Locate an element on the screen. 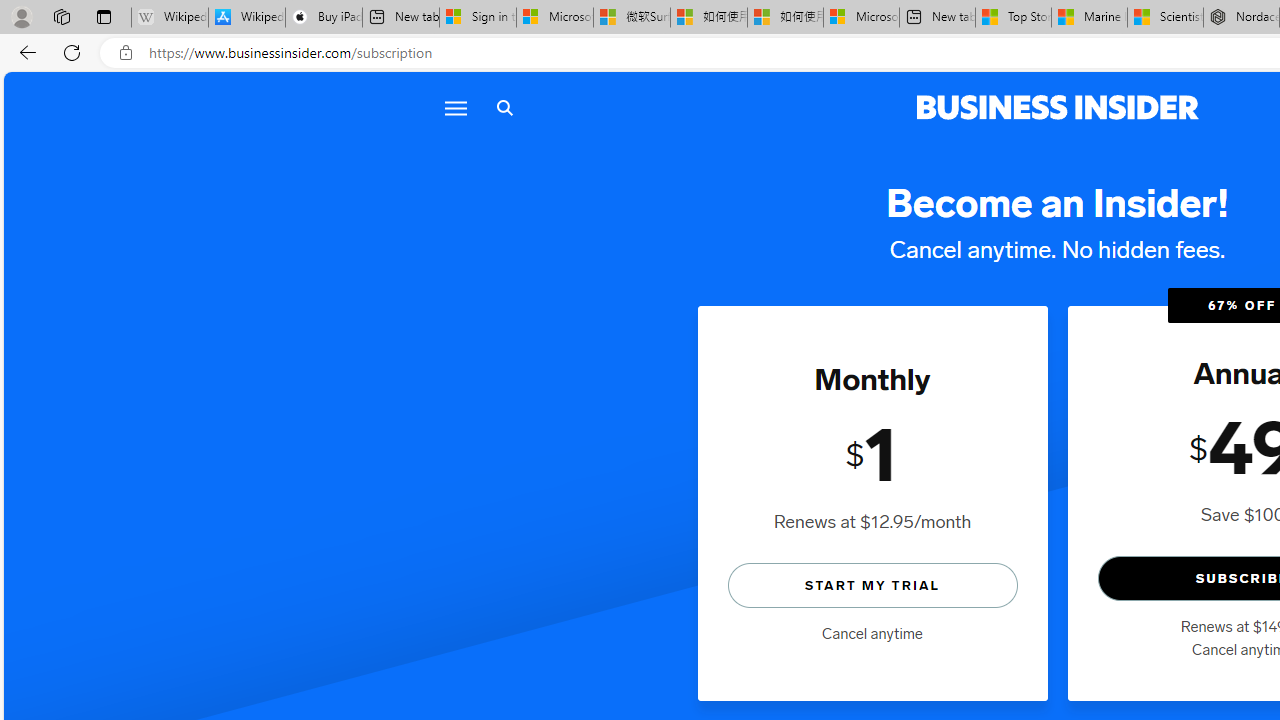 The image size is (1280, 720). 'Cancel anytime' is located at coordinates (872, 633).